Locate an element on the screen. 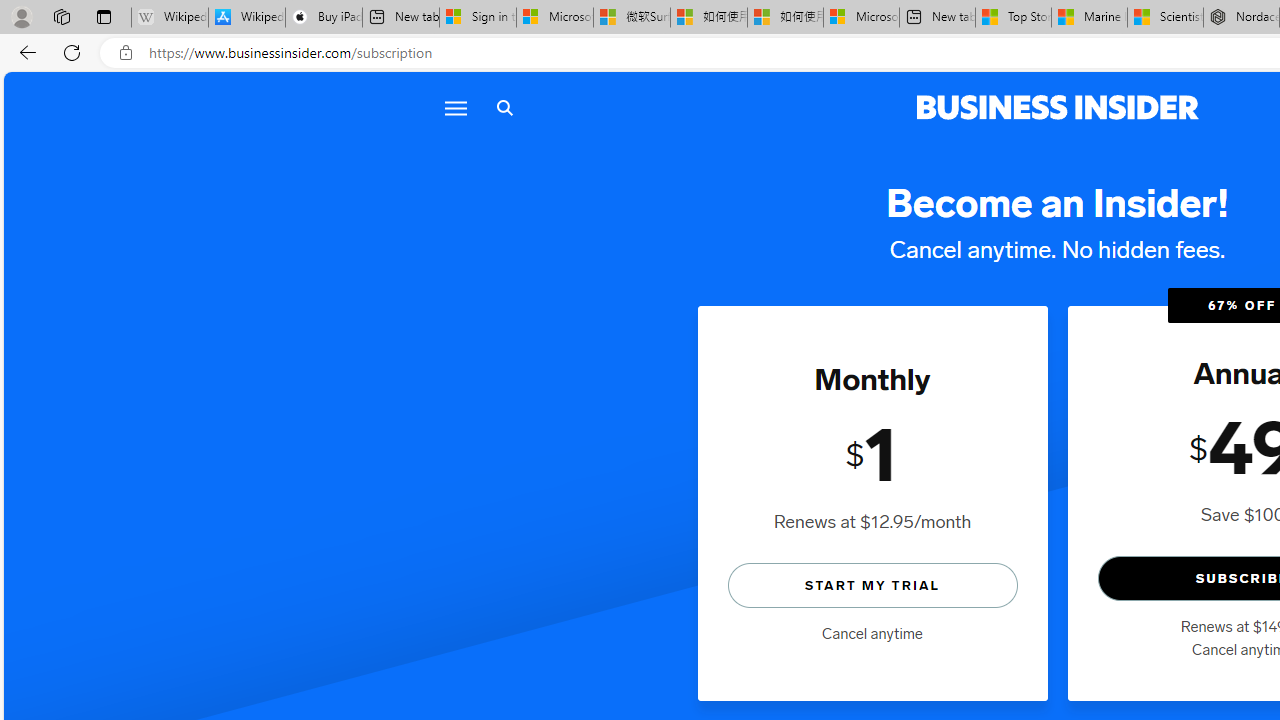 The image size is (1280, 720). 'Cancel anytime' is located at coordinates (872, 633).